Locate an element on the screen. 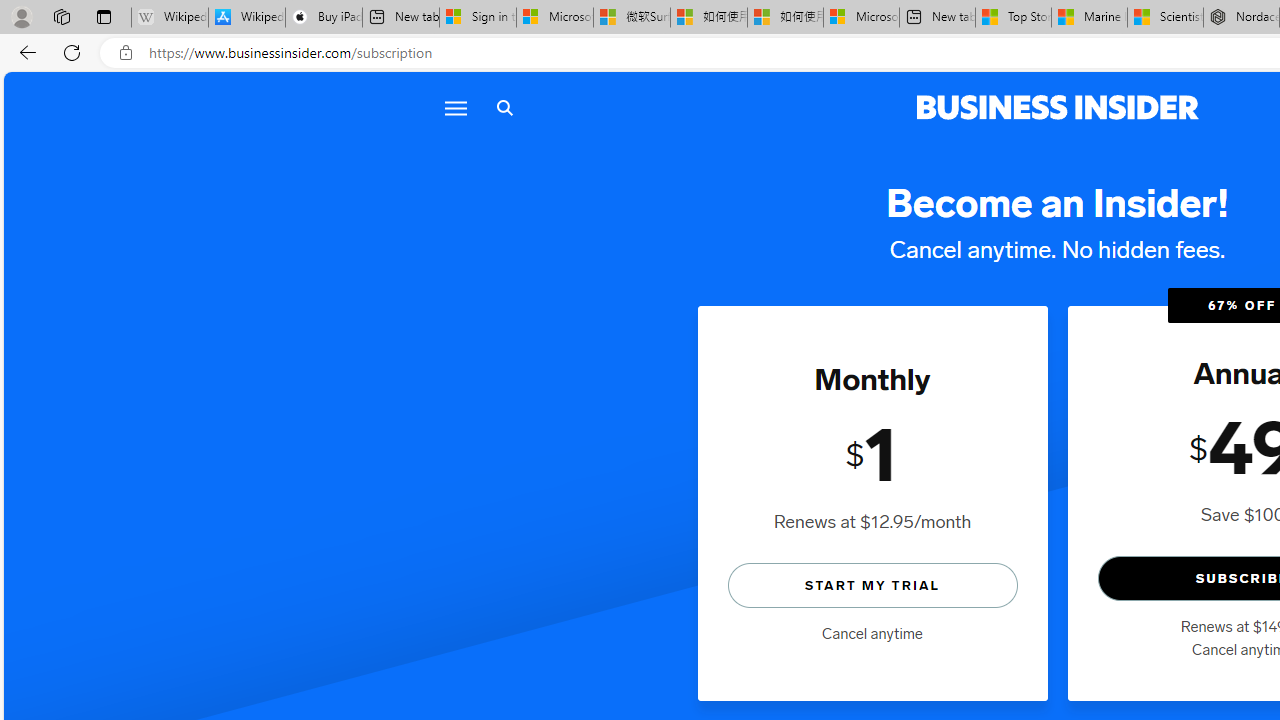 The image size is (1280, 720). 'Cancel anytime' is located at coordinates (872, 633).